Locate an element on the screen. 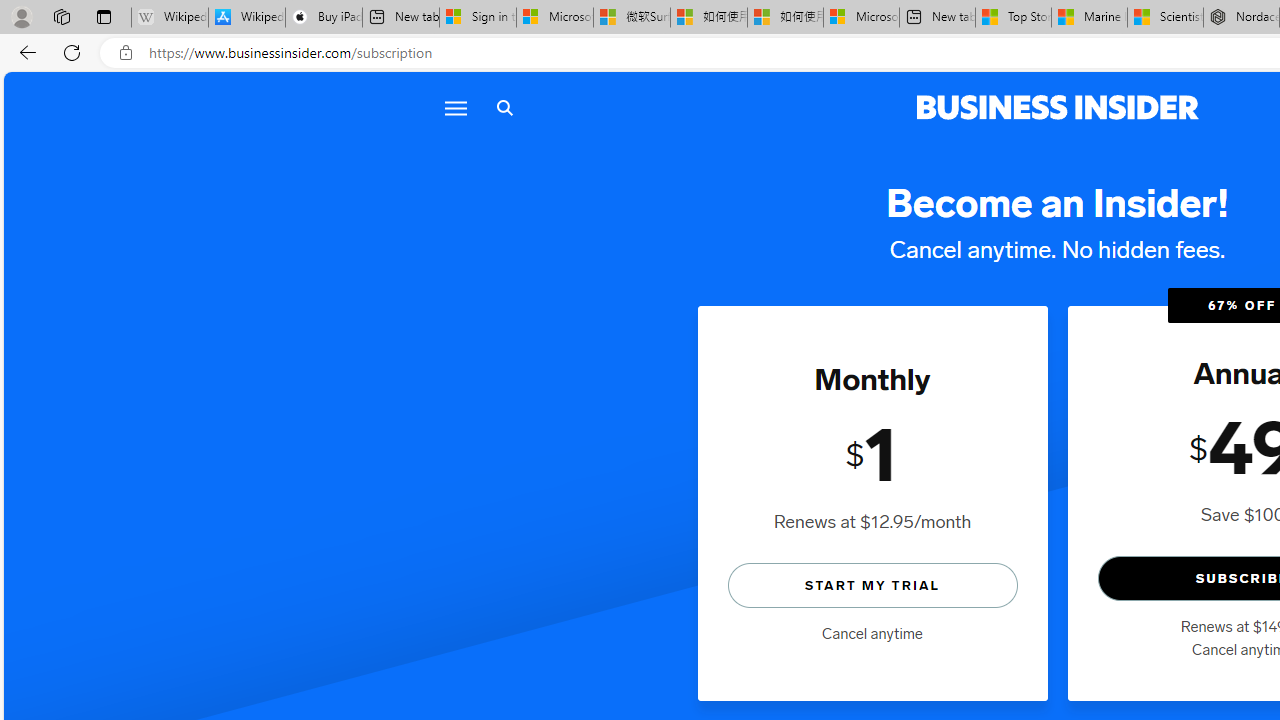 The image size is (1280, 720). 'Cancel anytime' is located at coordinates (872, 633).